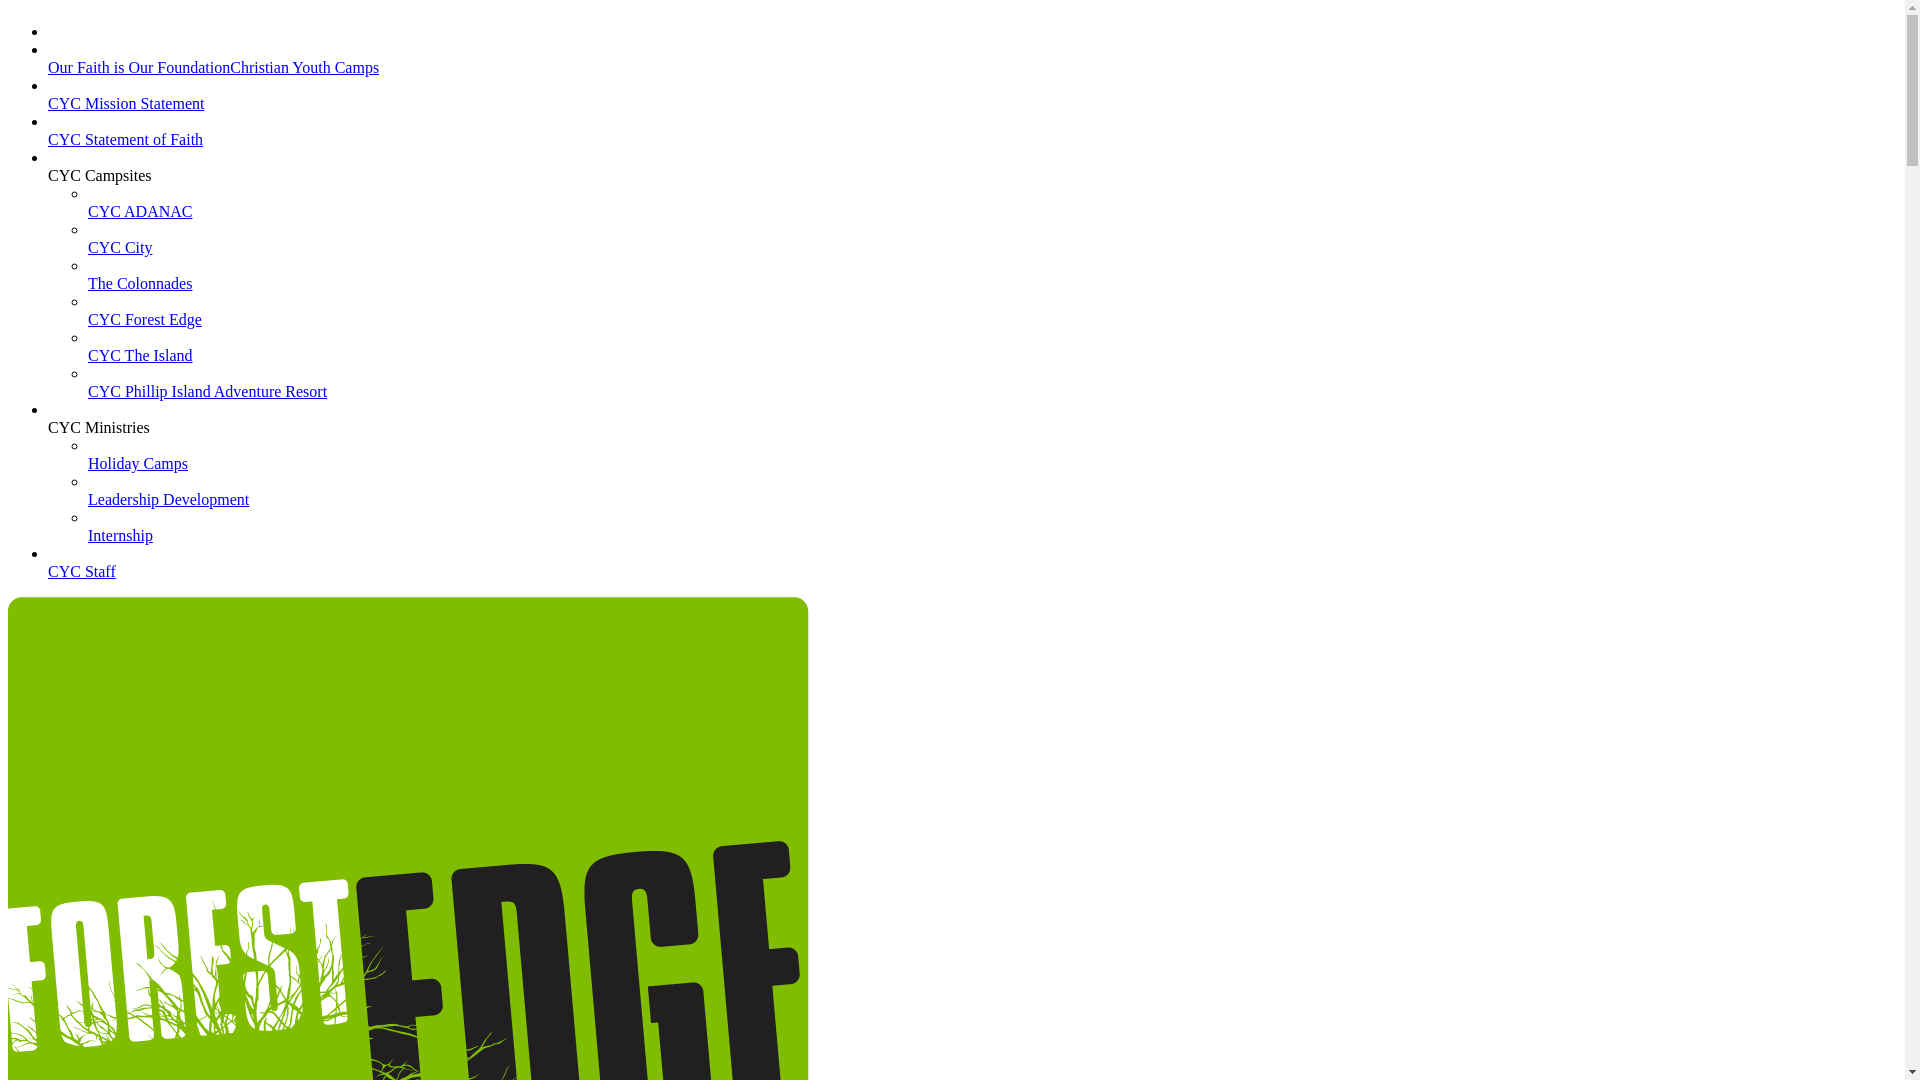  Describe the element at coordinates (119, 255) in the screenshot. I see `'CYC City'` at that location.